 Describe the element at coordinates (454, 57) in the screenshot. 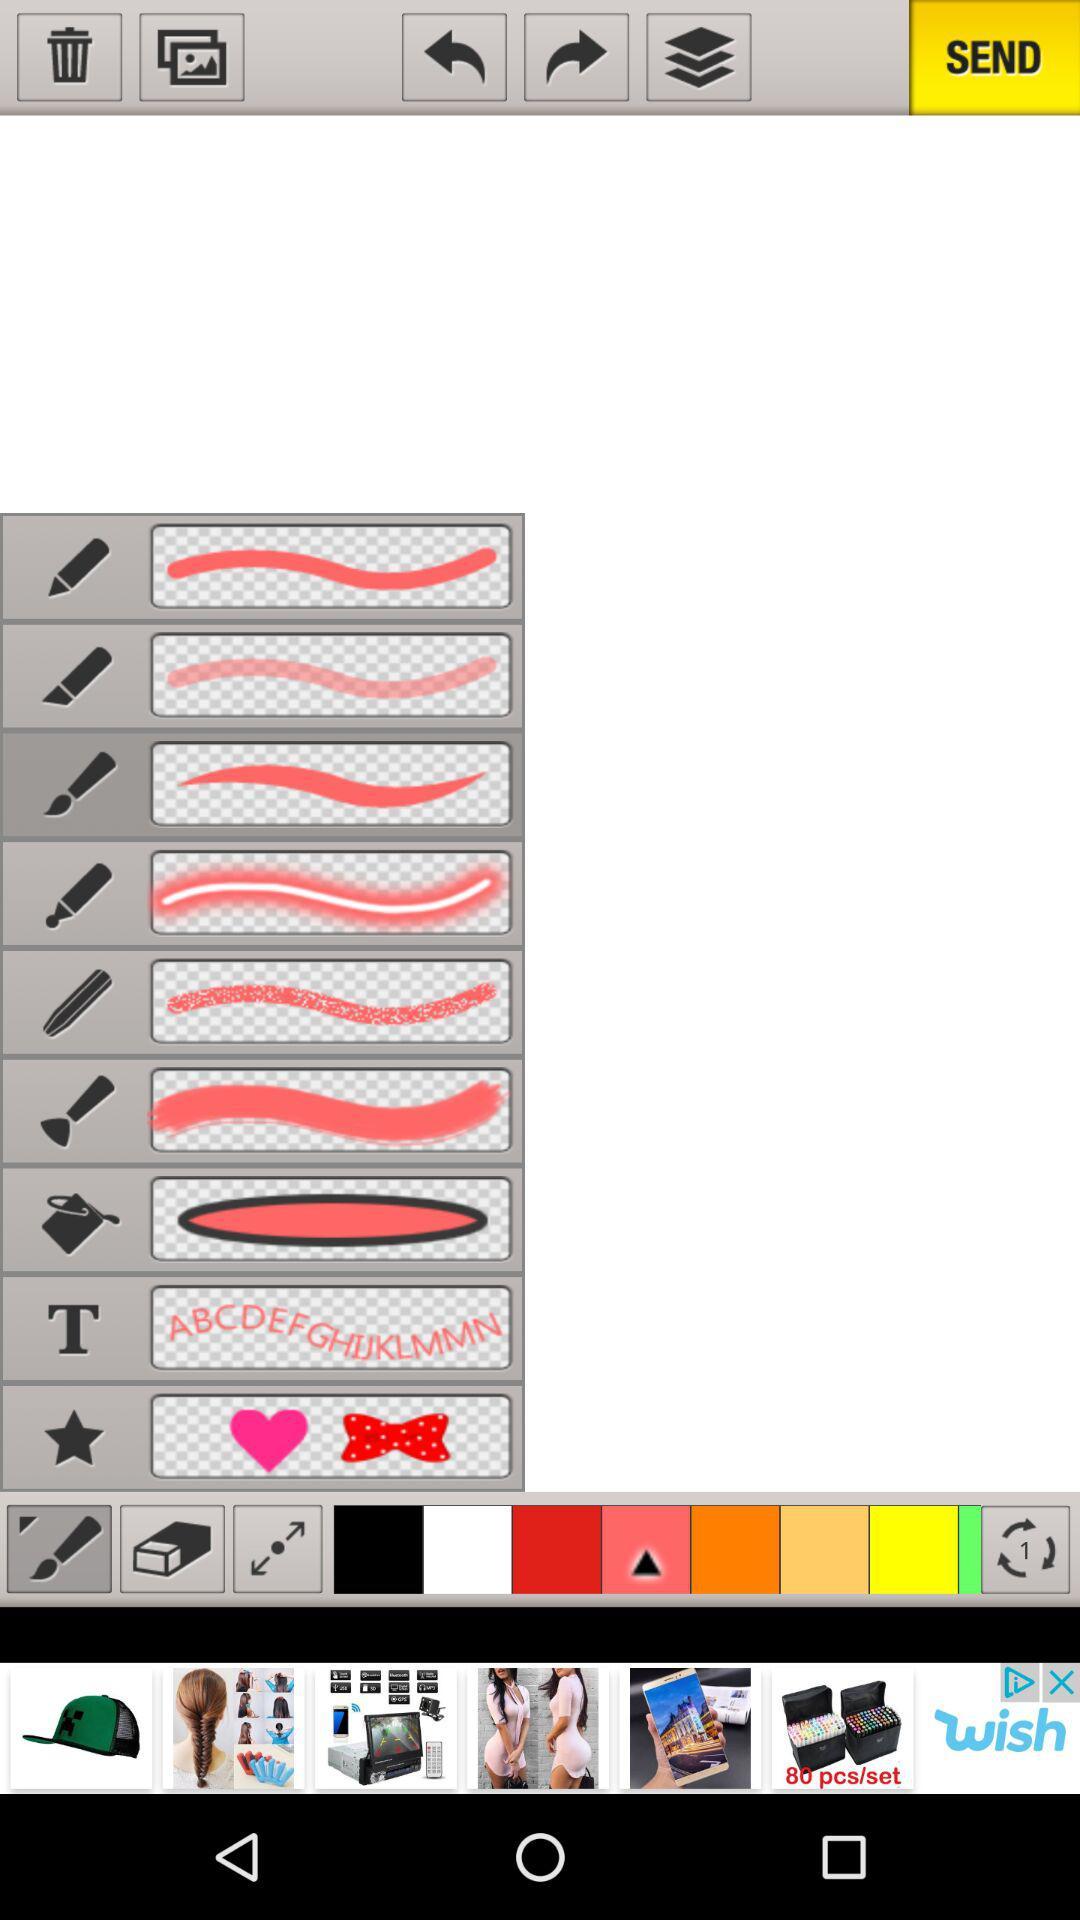

I see `go back` at that location.